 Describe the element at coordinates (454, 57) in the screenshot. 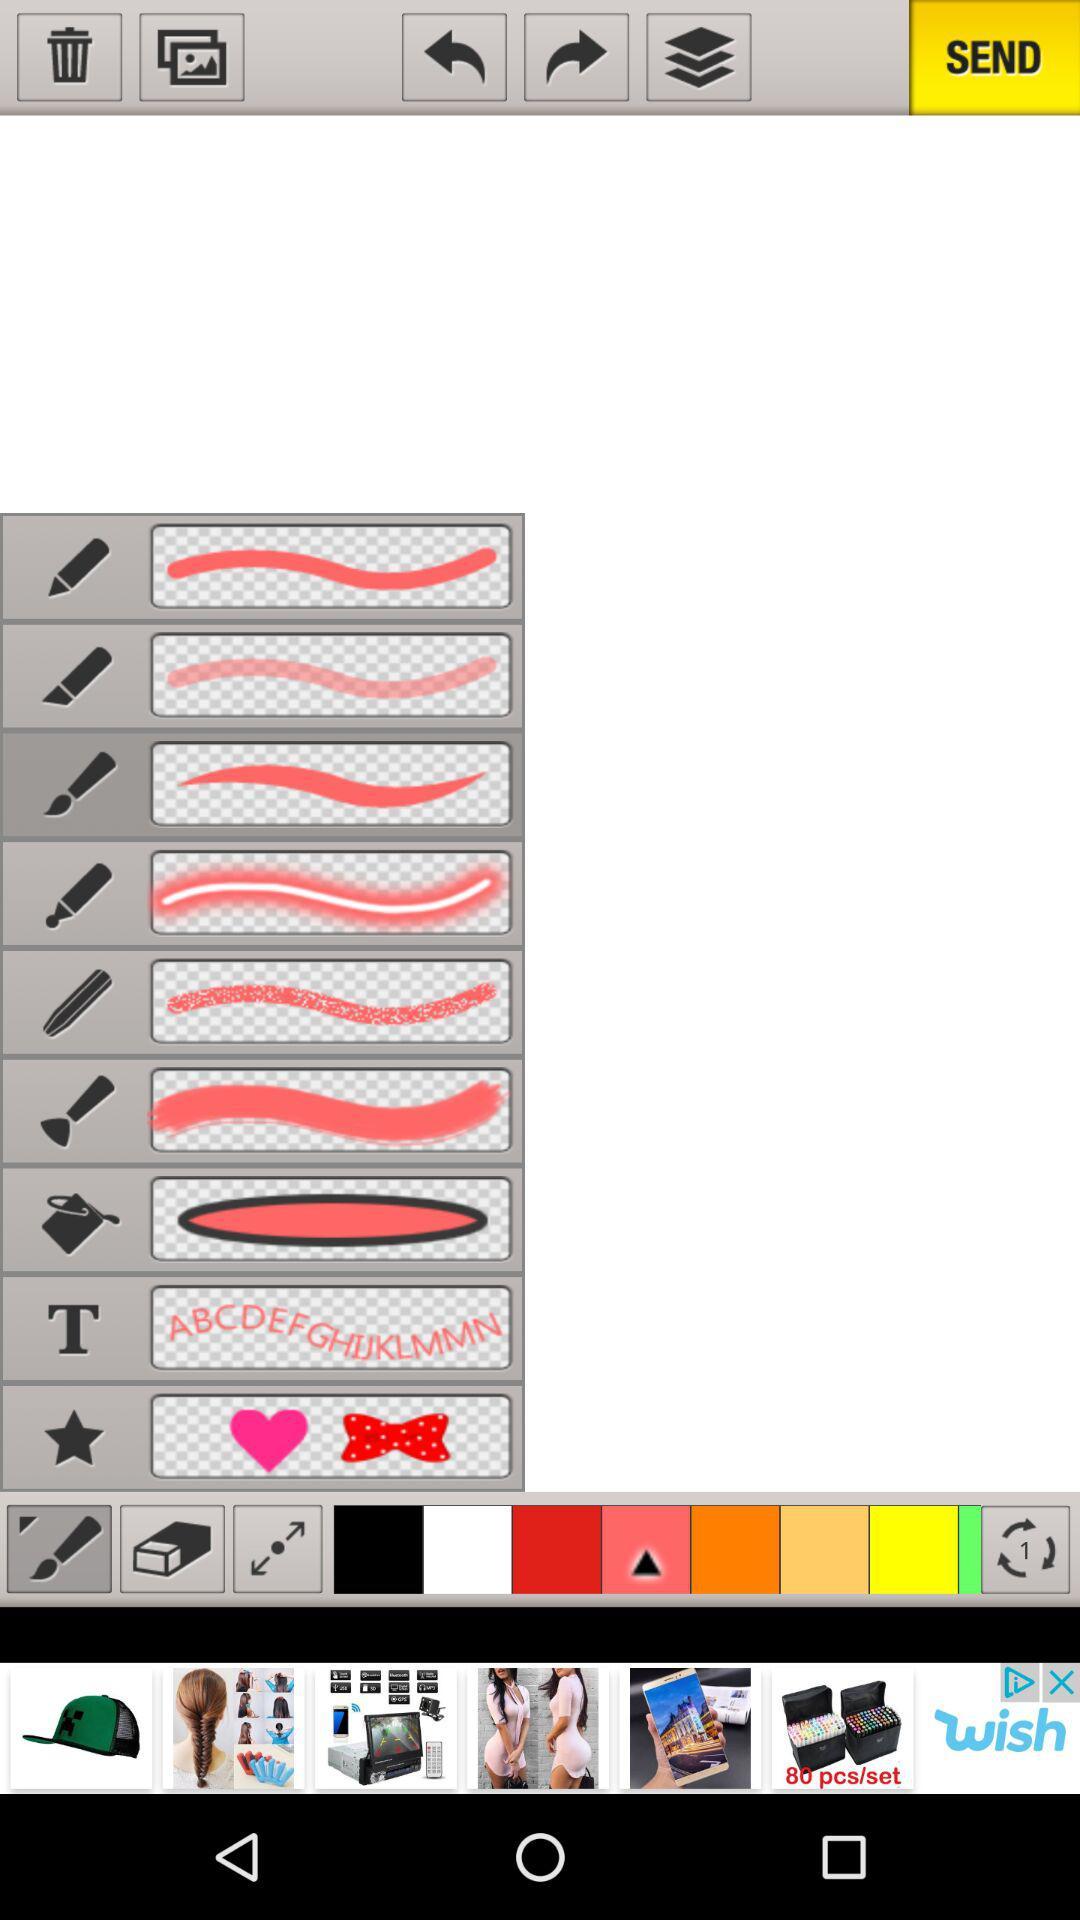

I see `go back` at that location.